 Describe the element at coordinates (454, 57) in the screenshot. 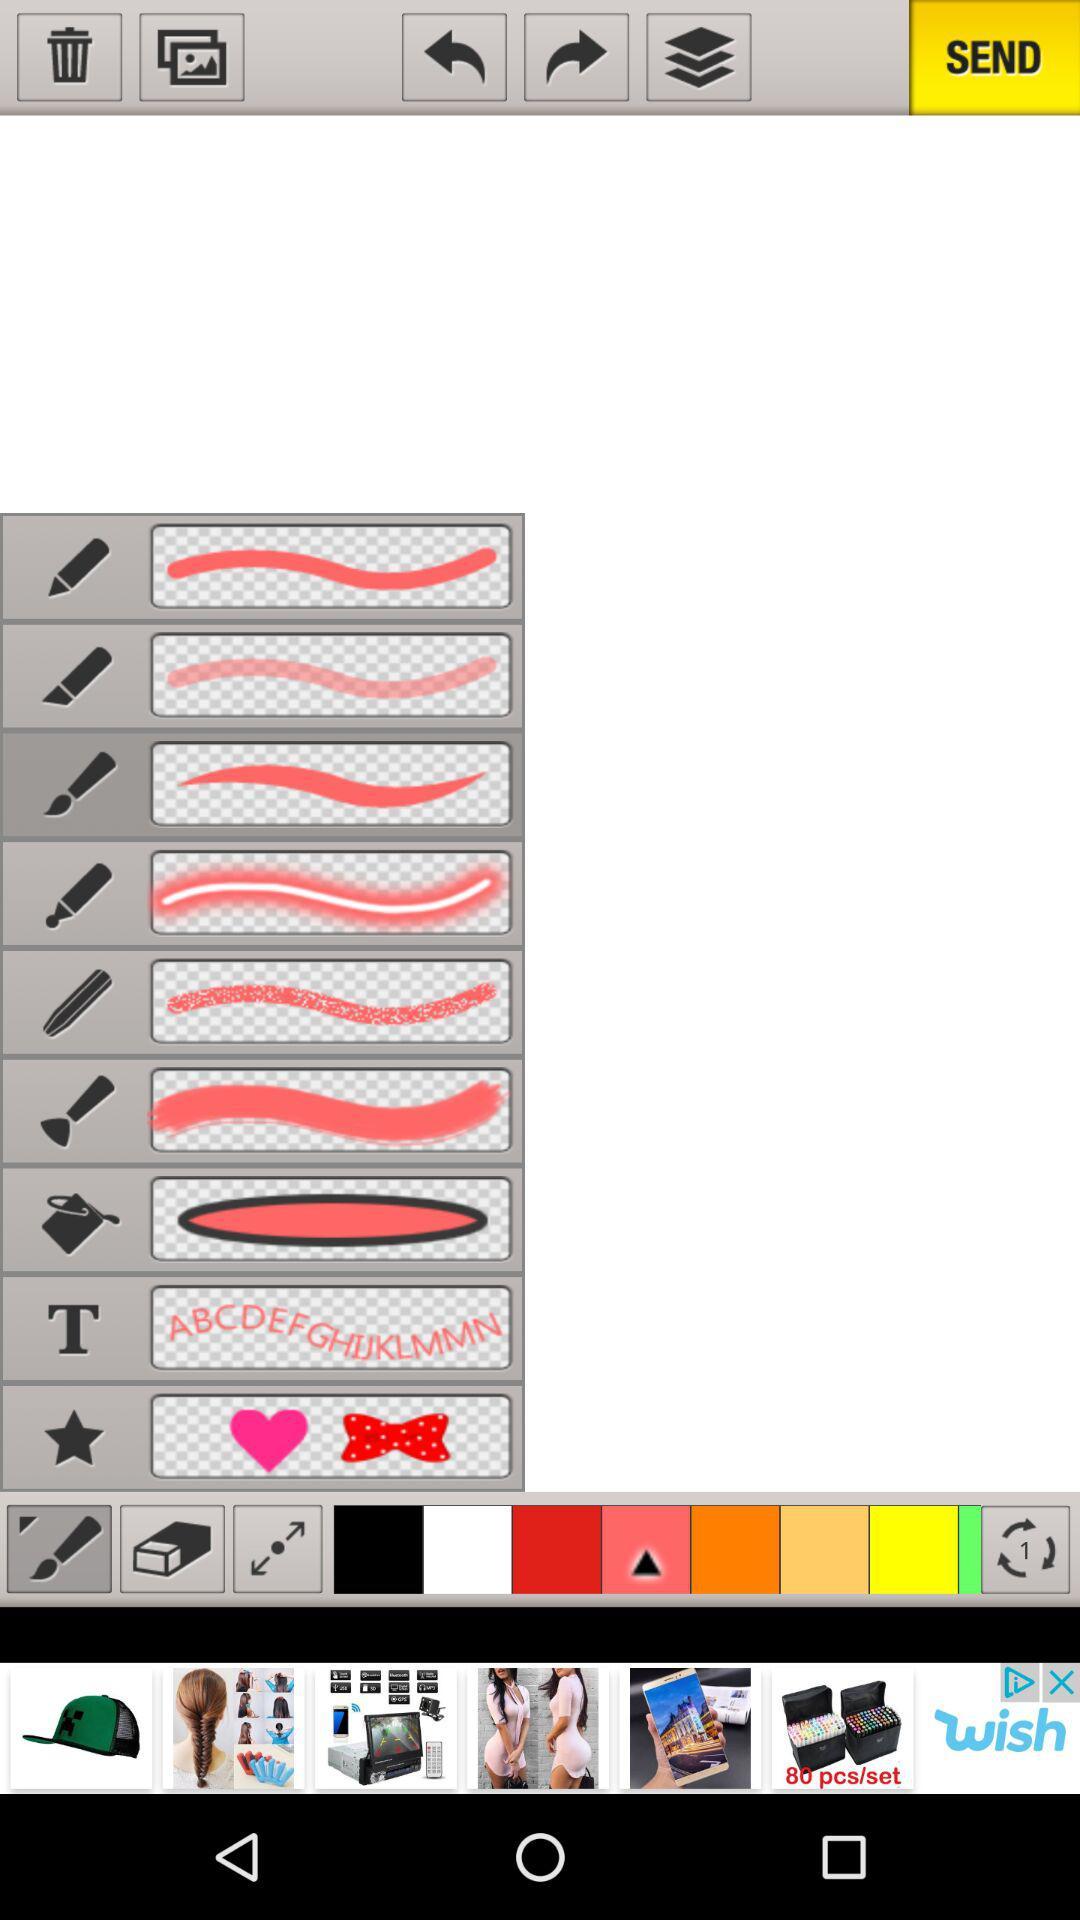

I see `go back` at that location.